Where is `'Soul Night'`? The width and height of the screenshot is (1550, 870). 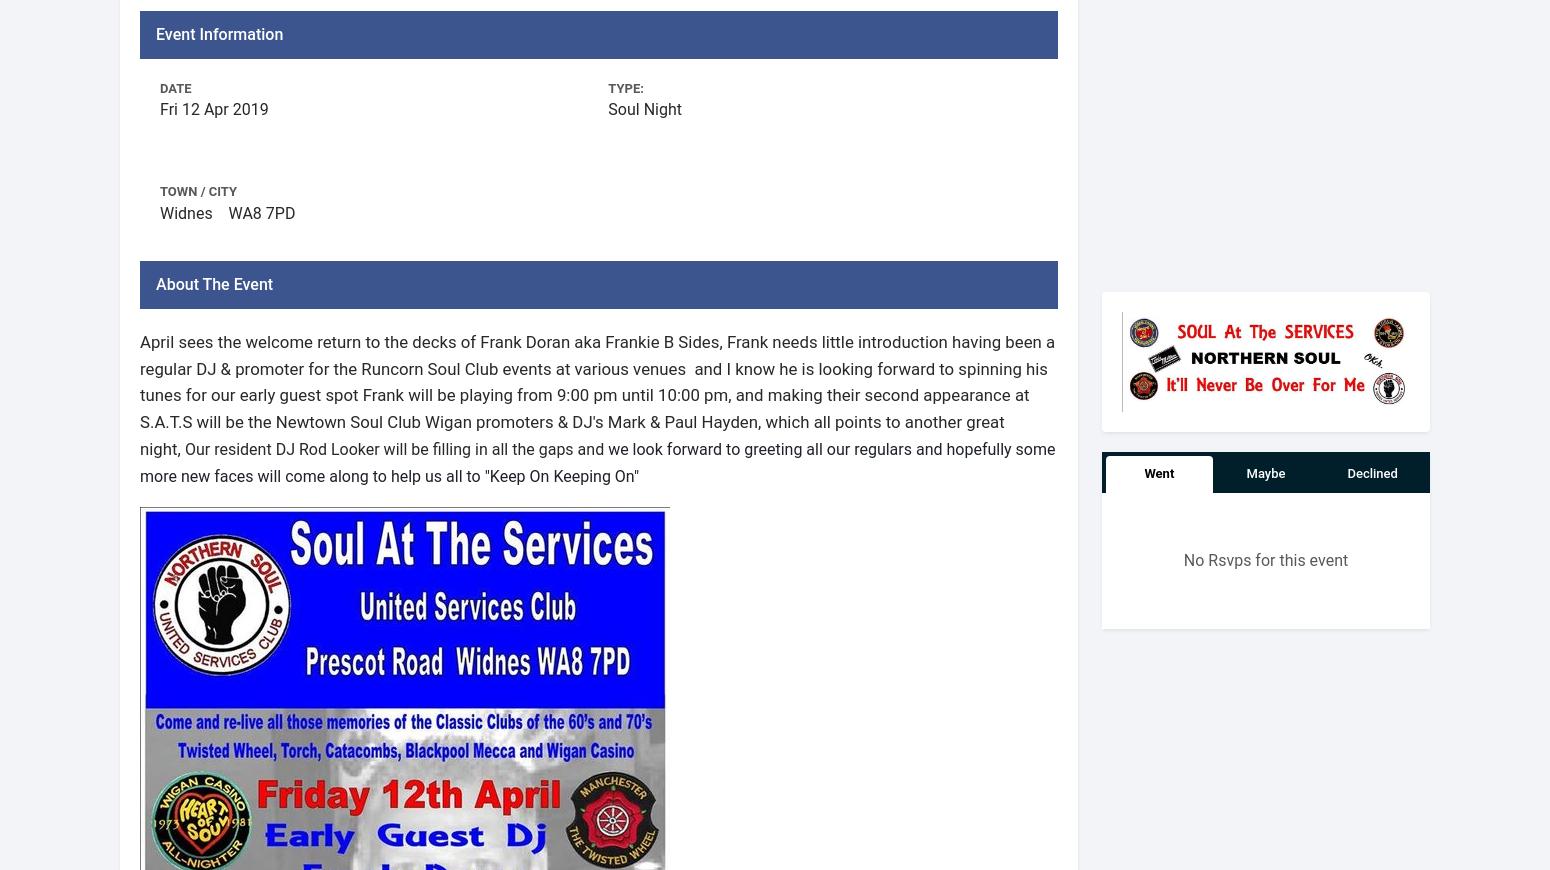 'Soul Night' is located at coordinates (608, 108).